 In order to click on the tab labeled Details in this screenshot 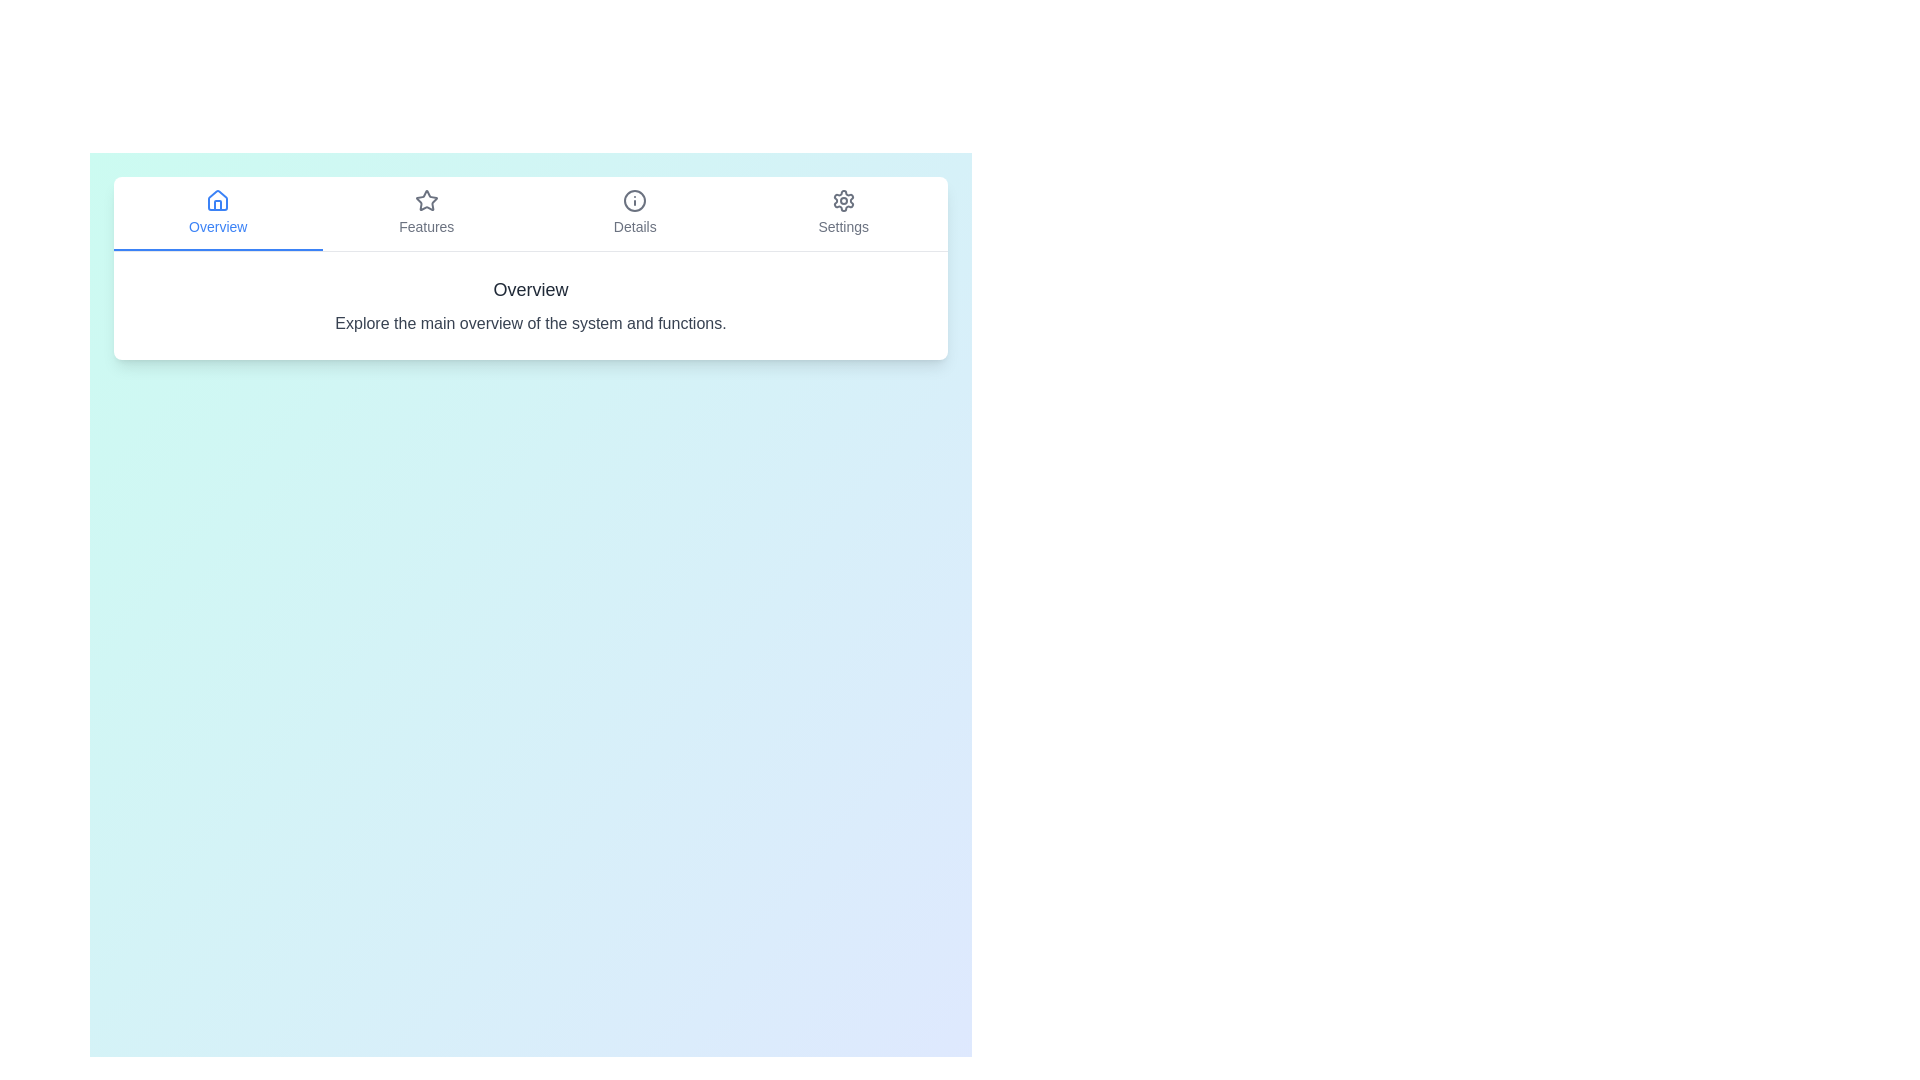, I will do `click(633, 213)`.